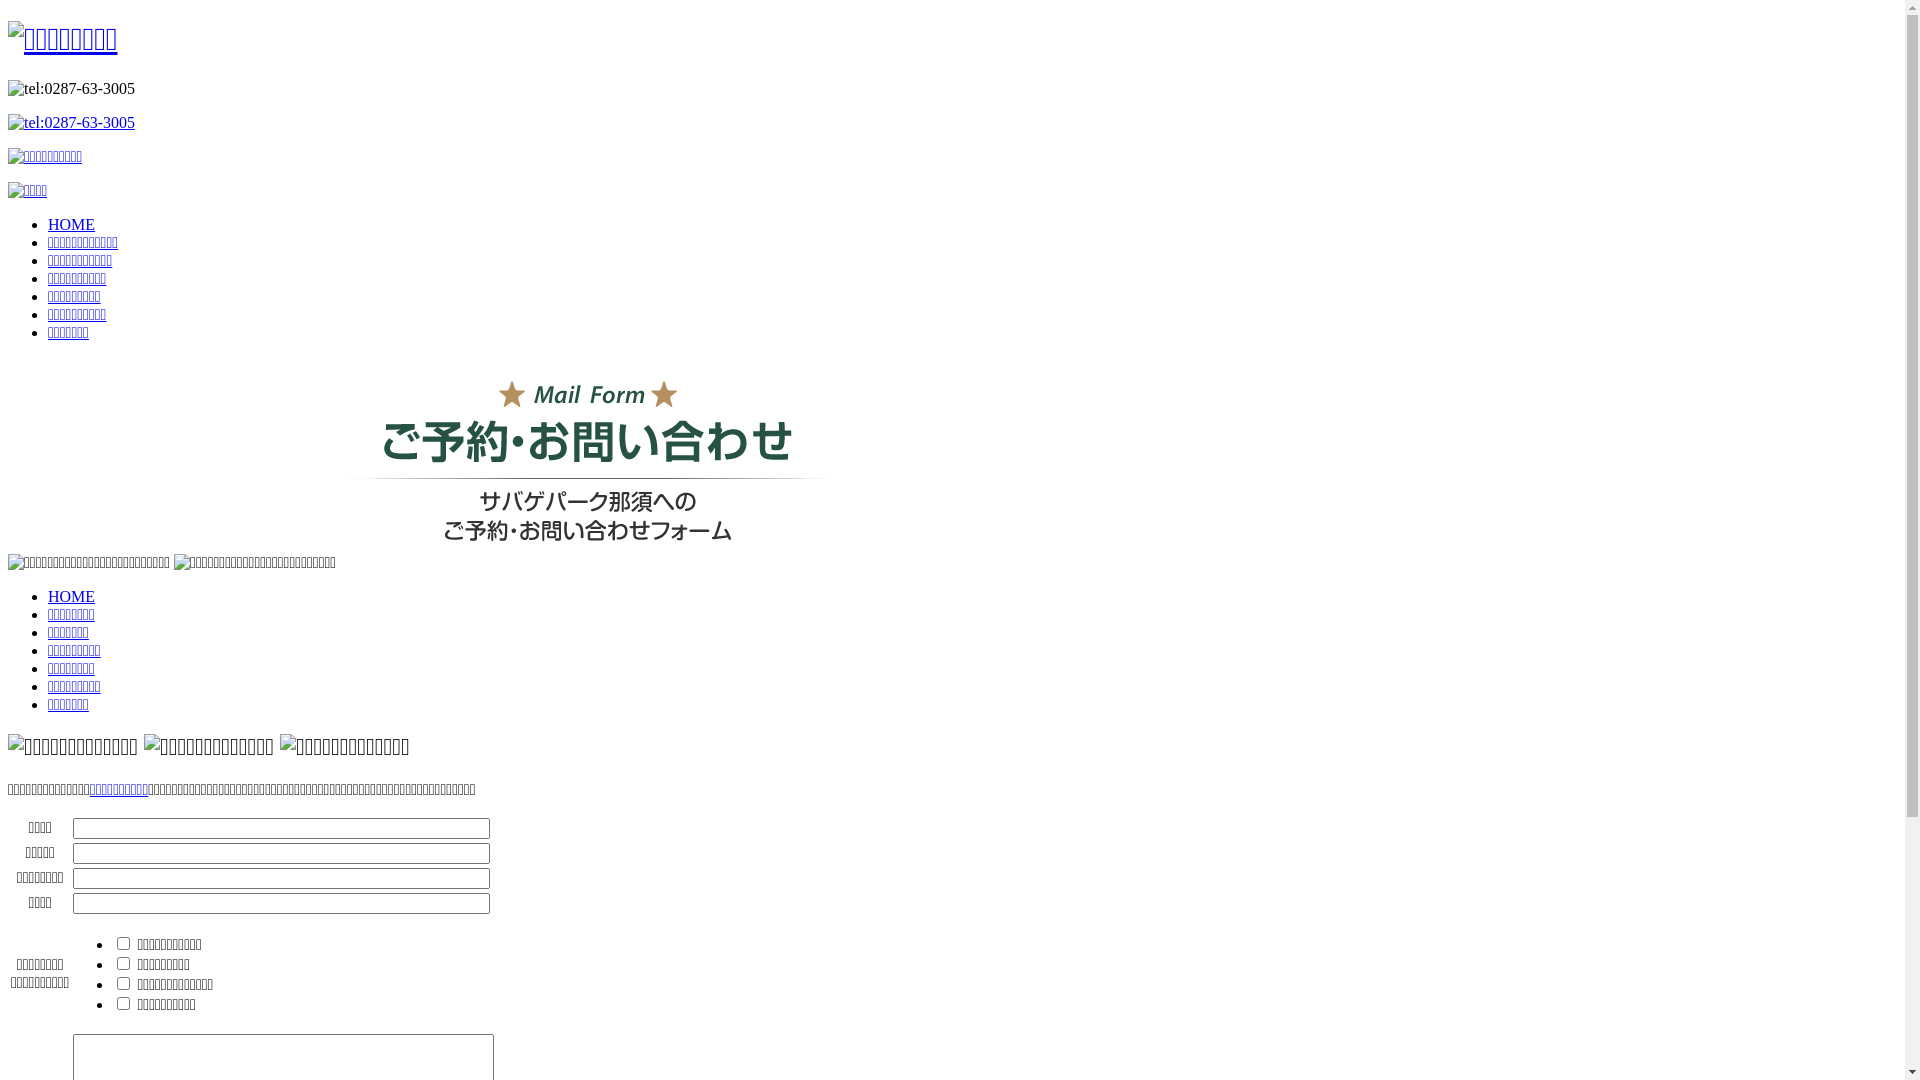  What do you see at coordinates (48, 224) in the screenshot?
I see `'HOME'` at bounding box center [48, 224].